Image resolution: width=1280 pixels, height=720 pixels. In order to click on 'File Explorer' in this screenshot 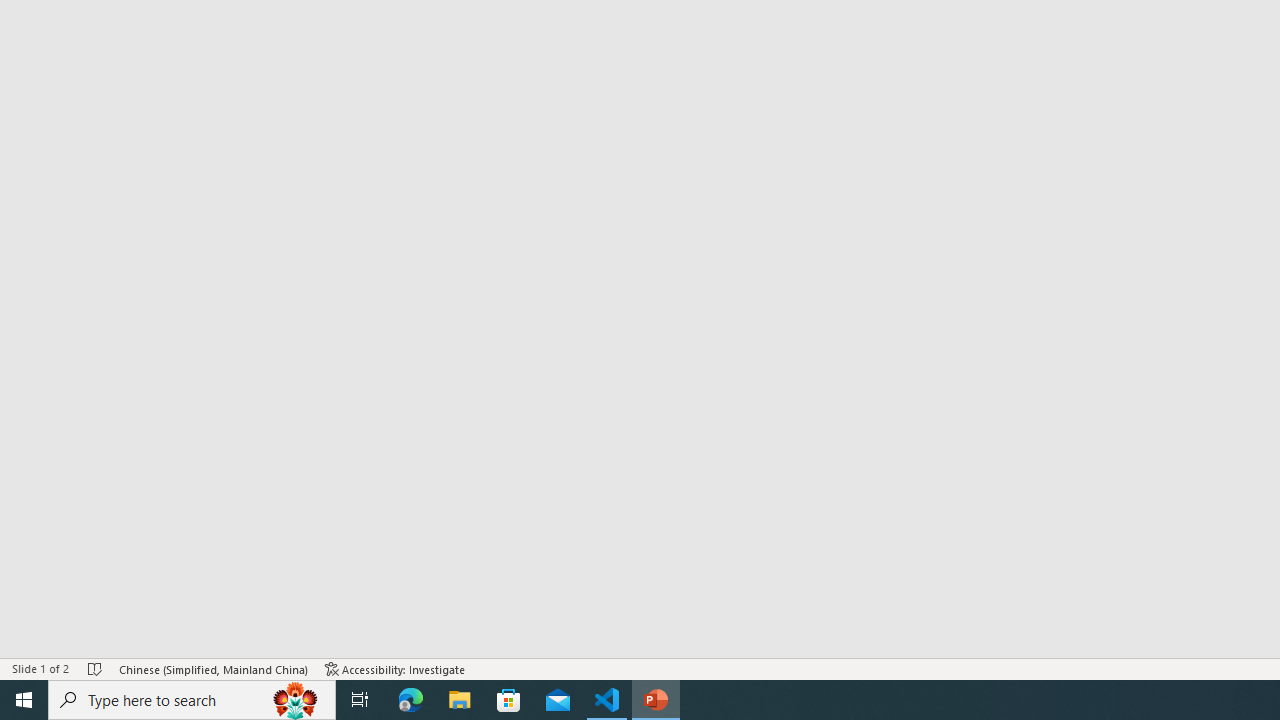, I will do `click(459, 698)`.